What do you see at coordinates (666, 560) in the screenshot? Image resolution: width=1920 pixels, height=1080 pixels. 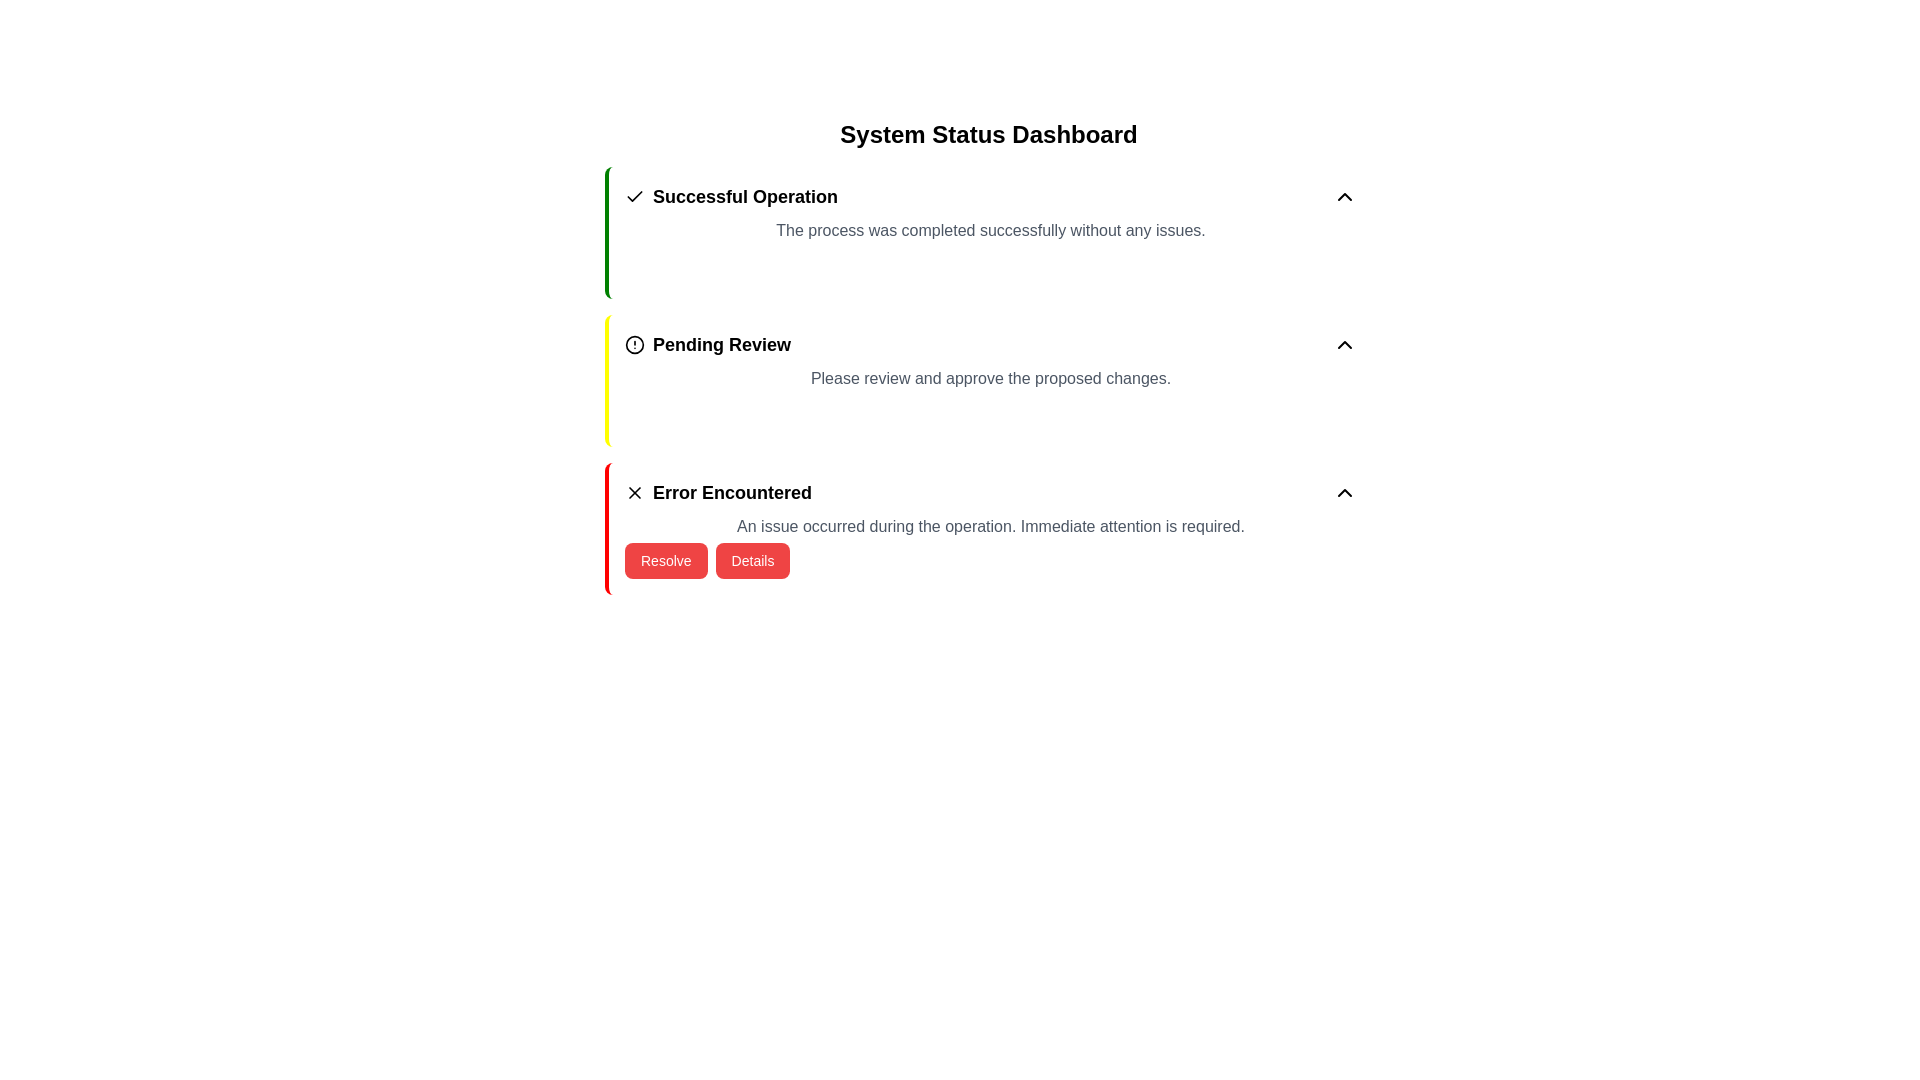 I see `the 'Resolve' button, which is a red rectangular button with white bold text located in the 'Error Encountered' section` at bounding box center [666, 560].